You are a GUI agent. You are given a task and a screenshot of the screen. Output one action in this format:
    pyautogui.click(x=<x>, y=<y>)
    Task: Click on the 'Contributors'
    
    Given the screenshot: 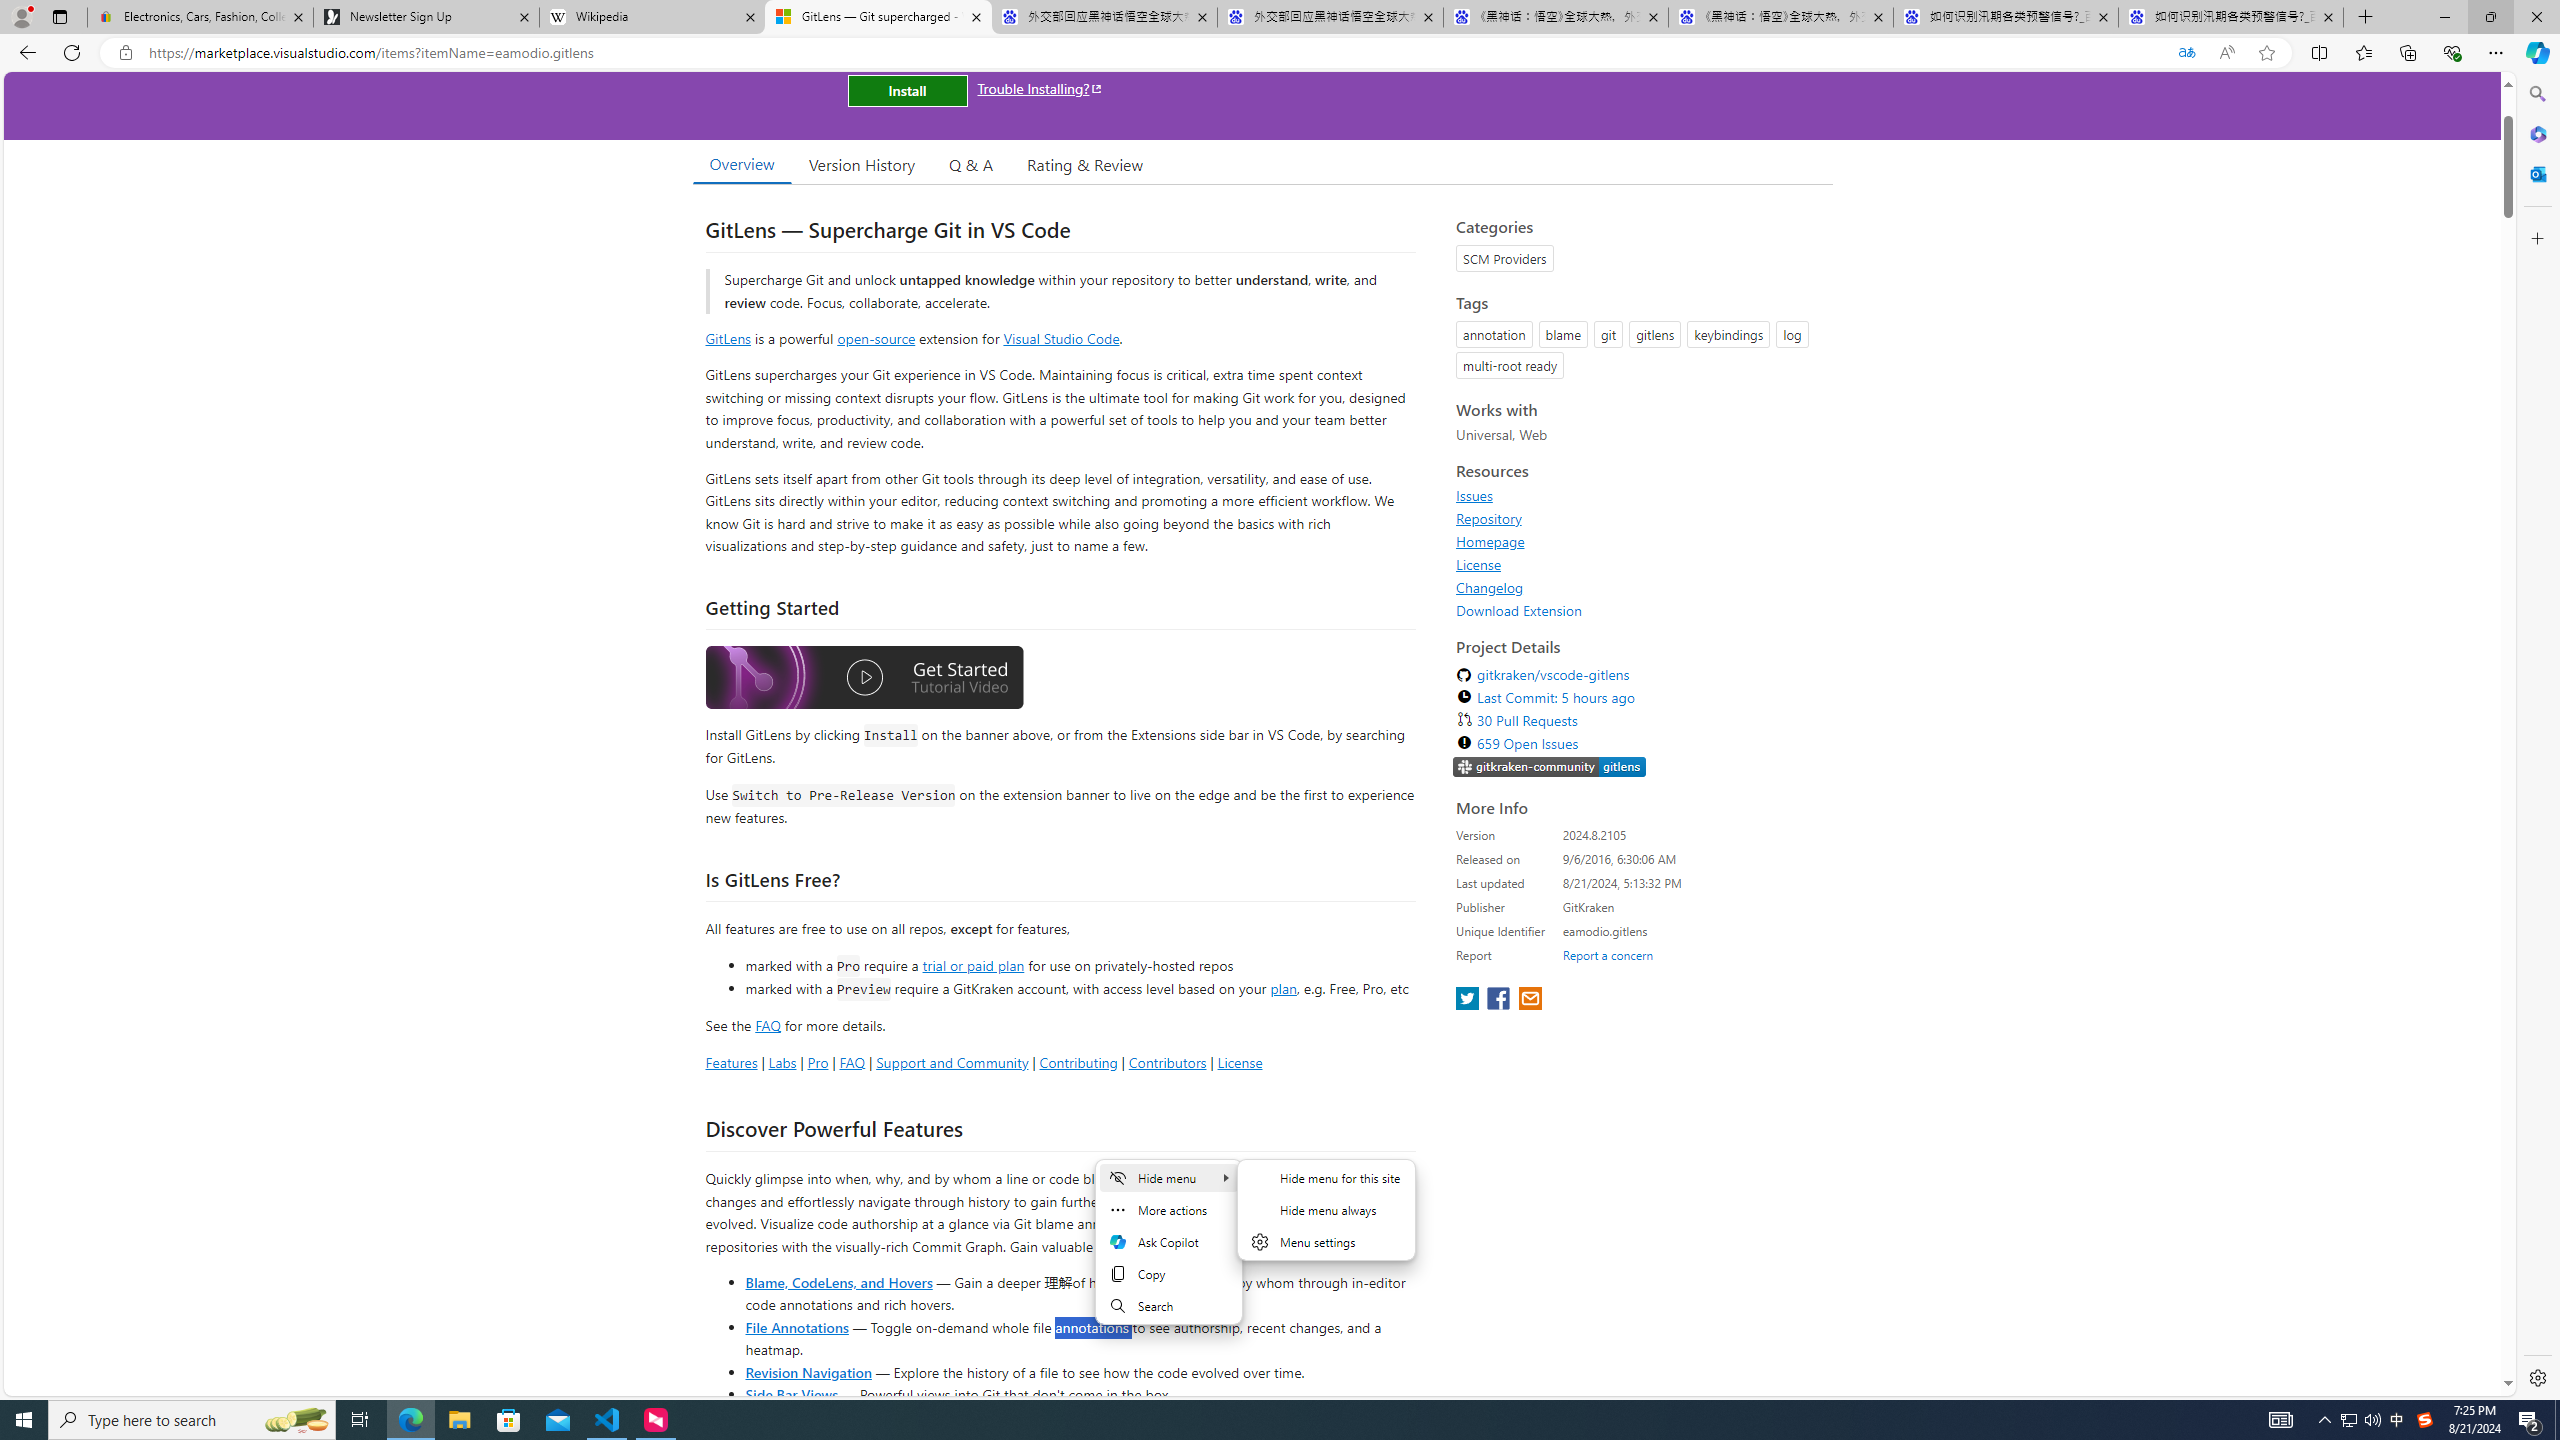 What is the action you would take?
    pyautogui.click(x=1166, y=1061)
    